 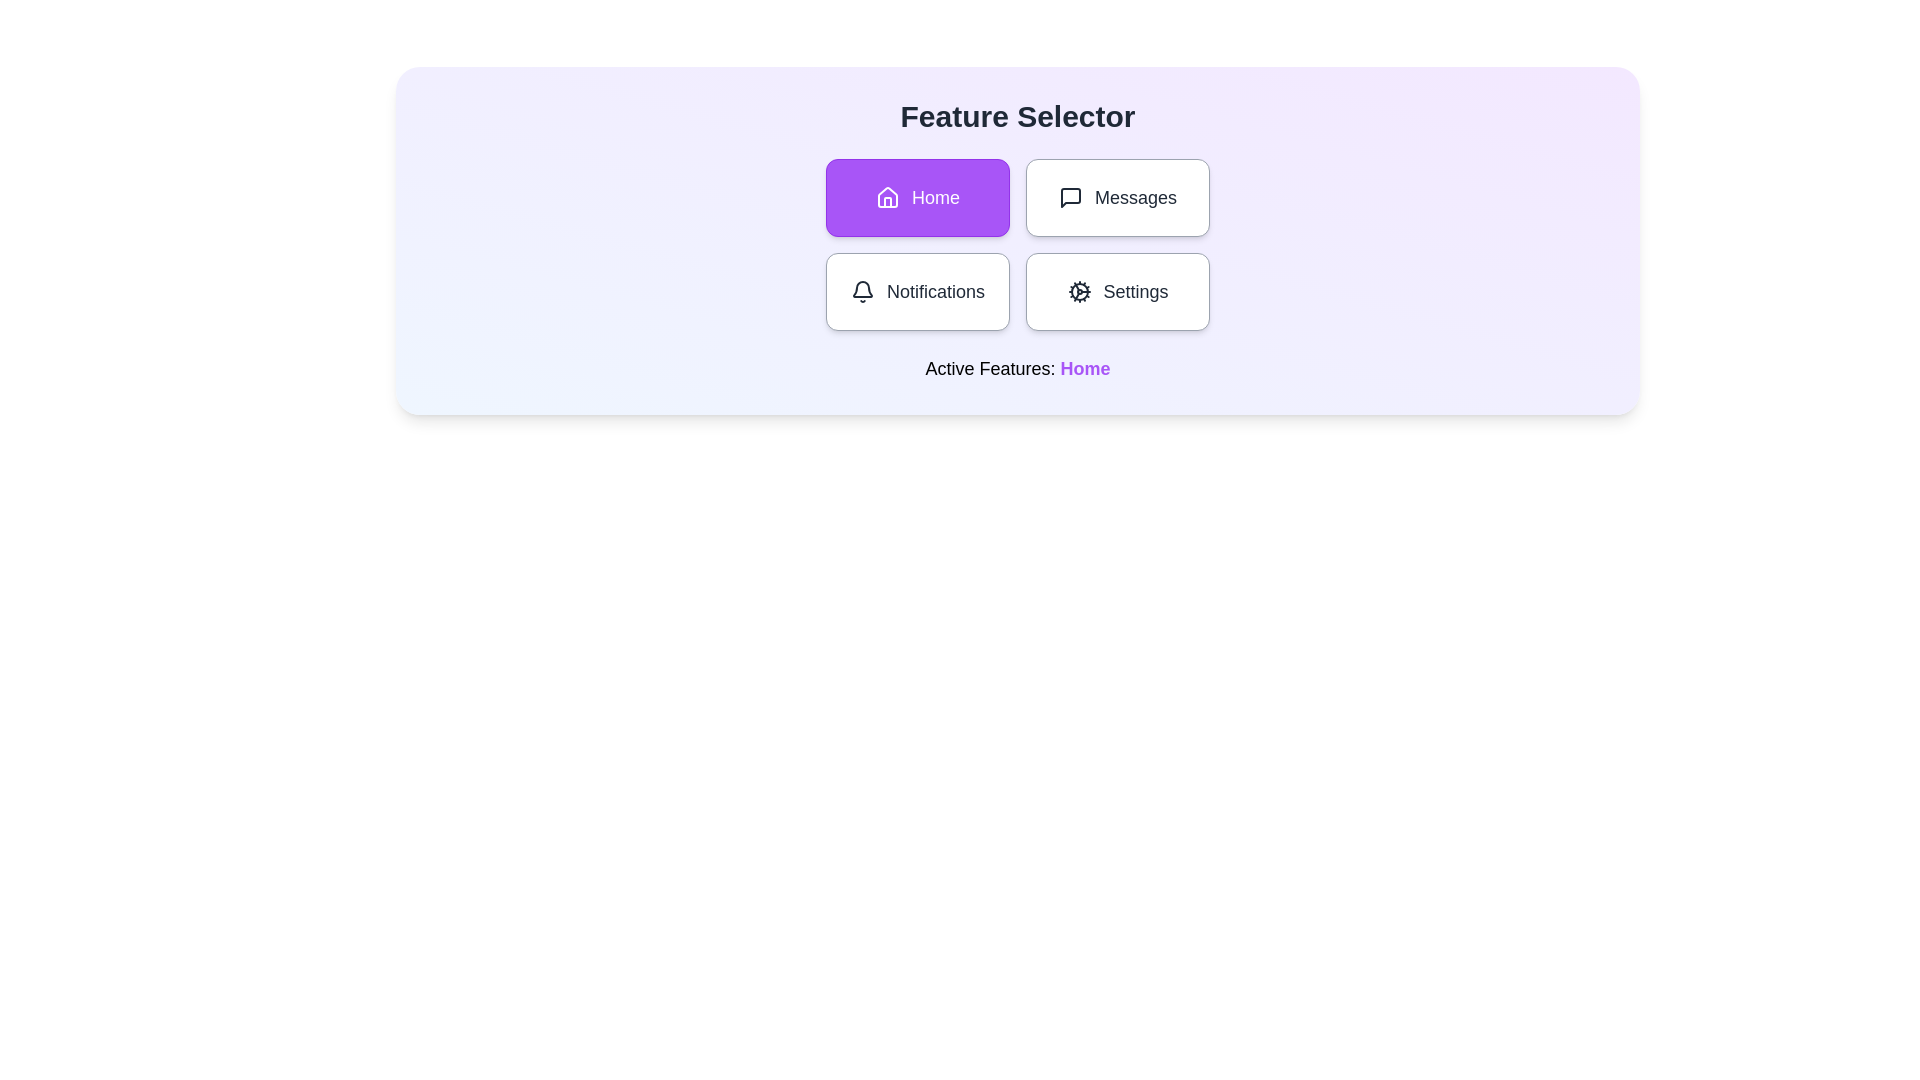 I want to click on the 'Home' button located in the top-left corner of the feature selection interface, so click(x=916, y=197).